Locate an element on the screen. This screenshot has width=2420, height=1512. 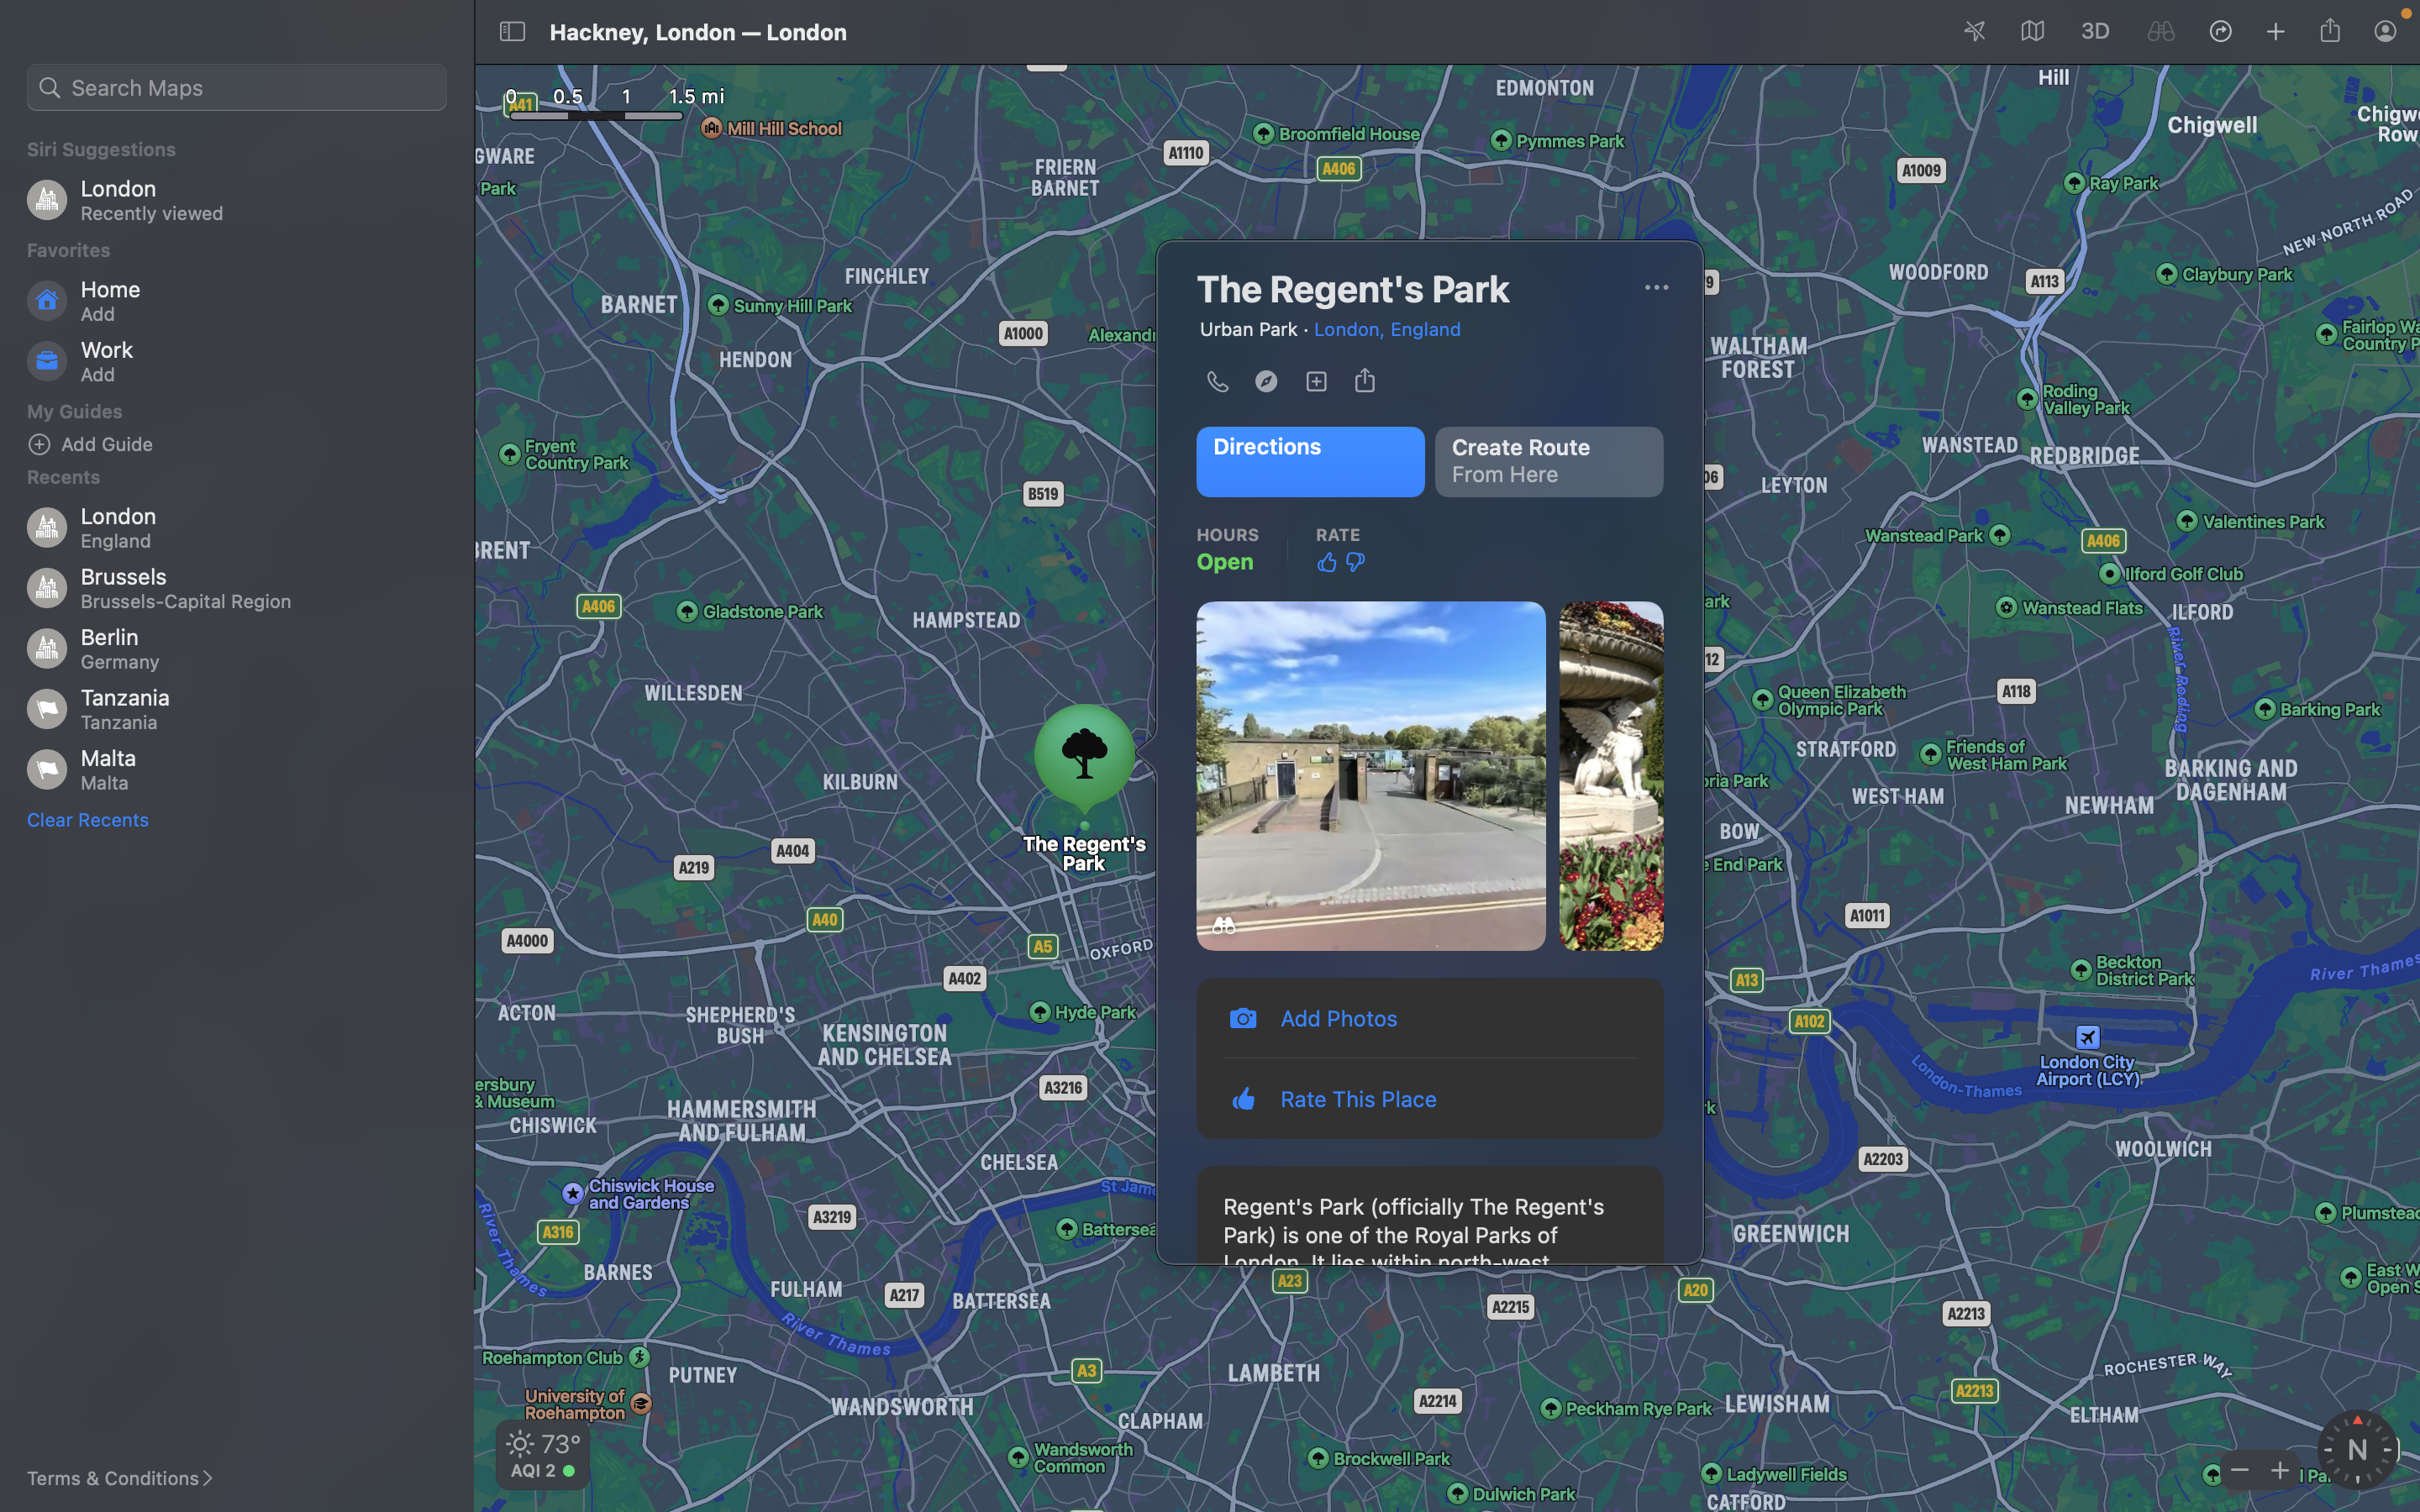
scrolling to enlarge the view of the map is located at coordinates (4120050, 1411452).